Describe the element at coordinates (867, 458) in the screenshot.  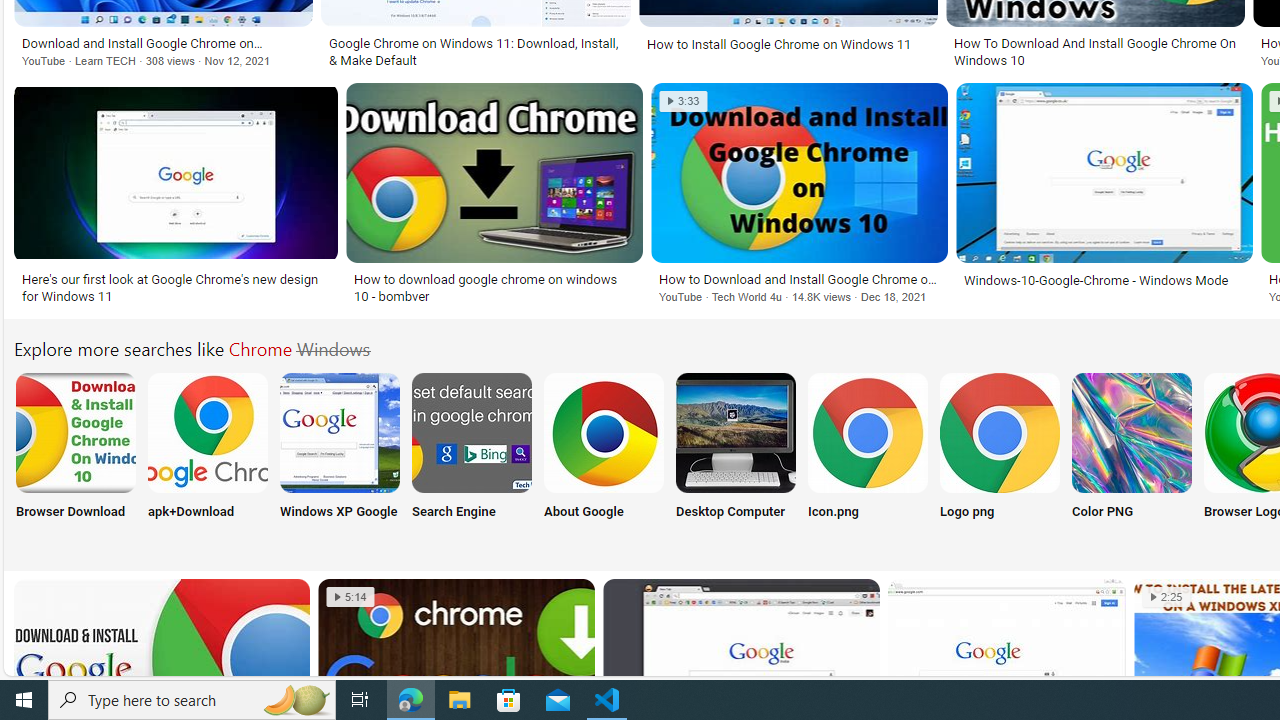
I see `'Chrome Icon.png Icon.png'` at that location.